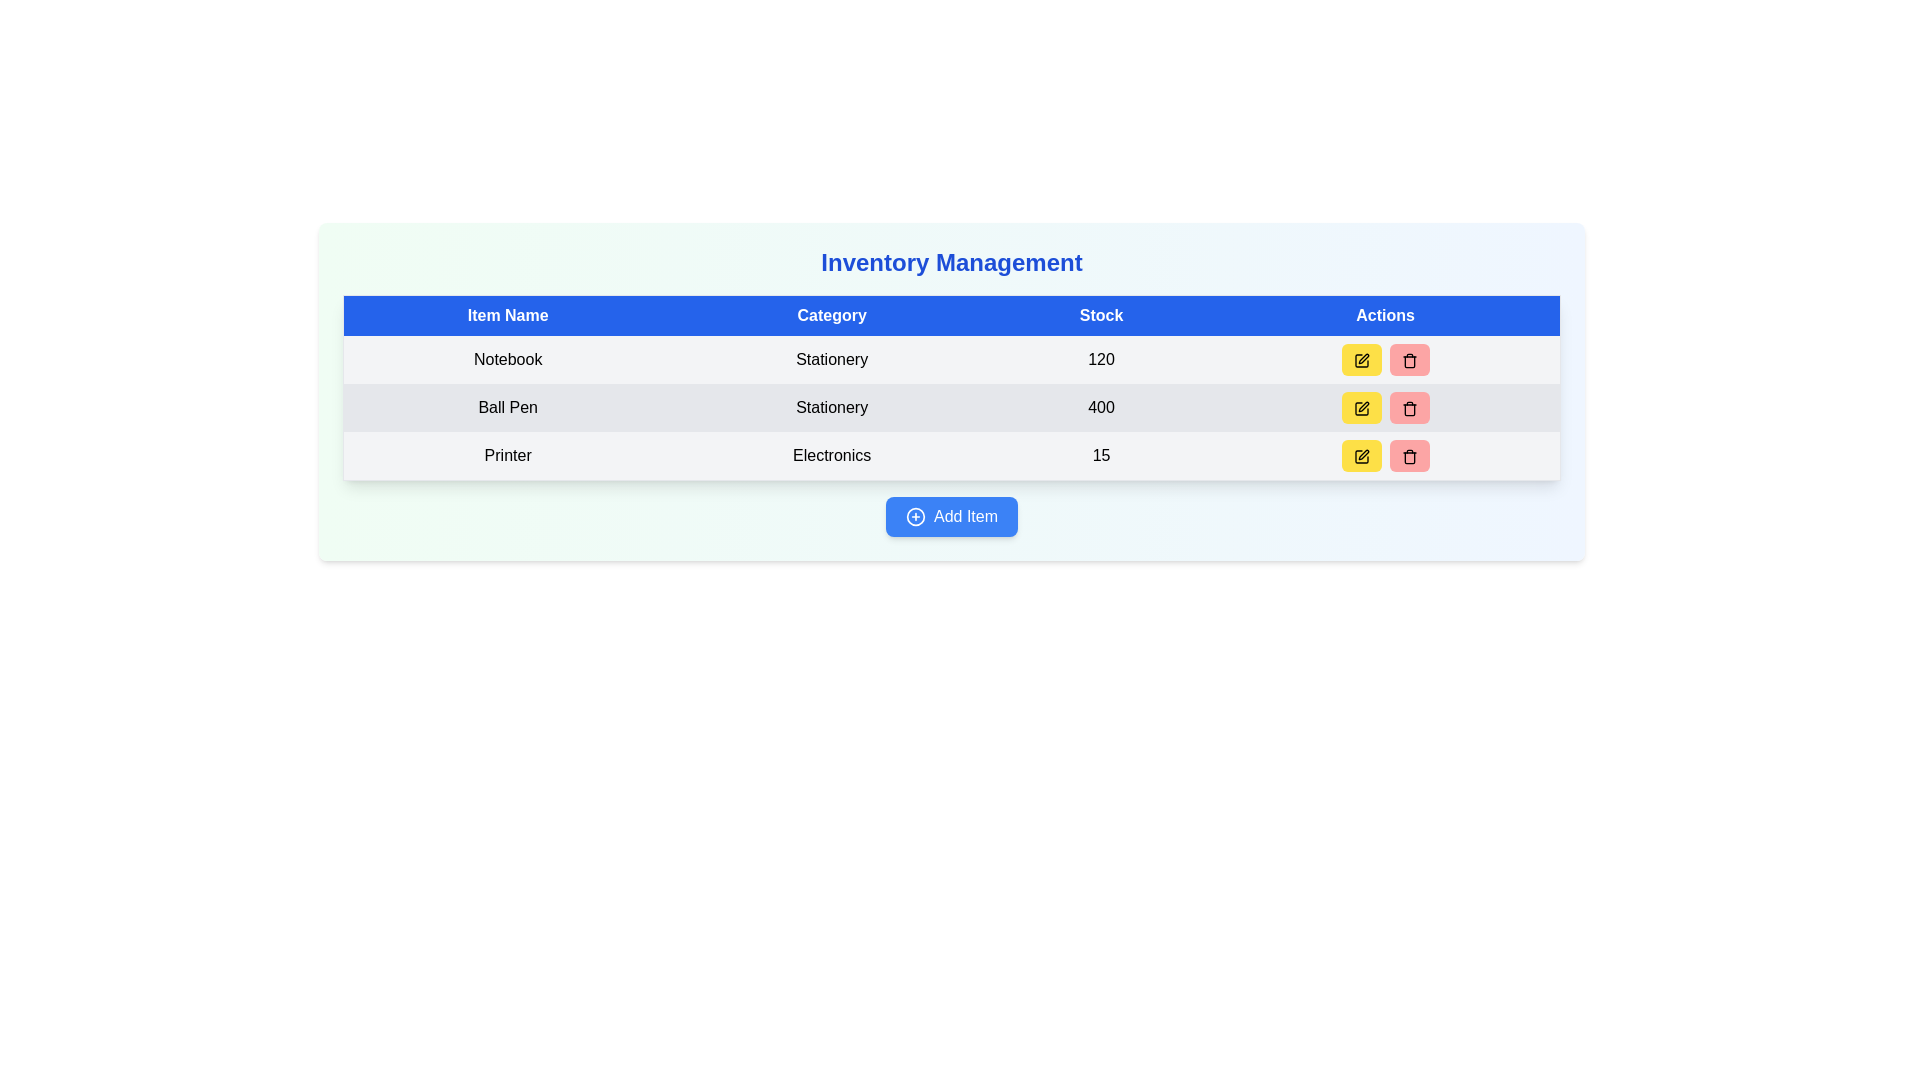 This screenshot has width=1920, height=1080. Describe the element at coordinates (950, 515) in the screenshot. I see `the blue button labeled 'Add Item' with a white circular plus icon` at that location.